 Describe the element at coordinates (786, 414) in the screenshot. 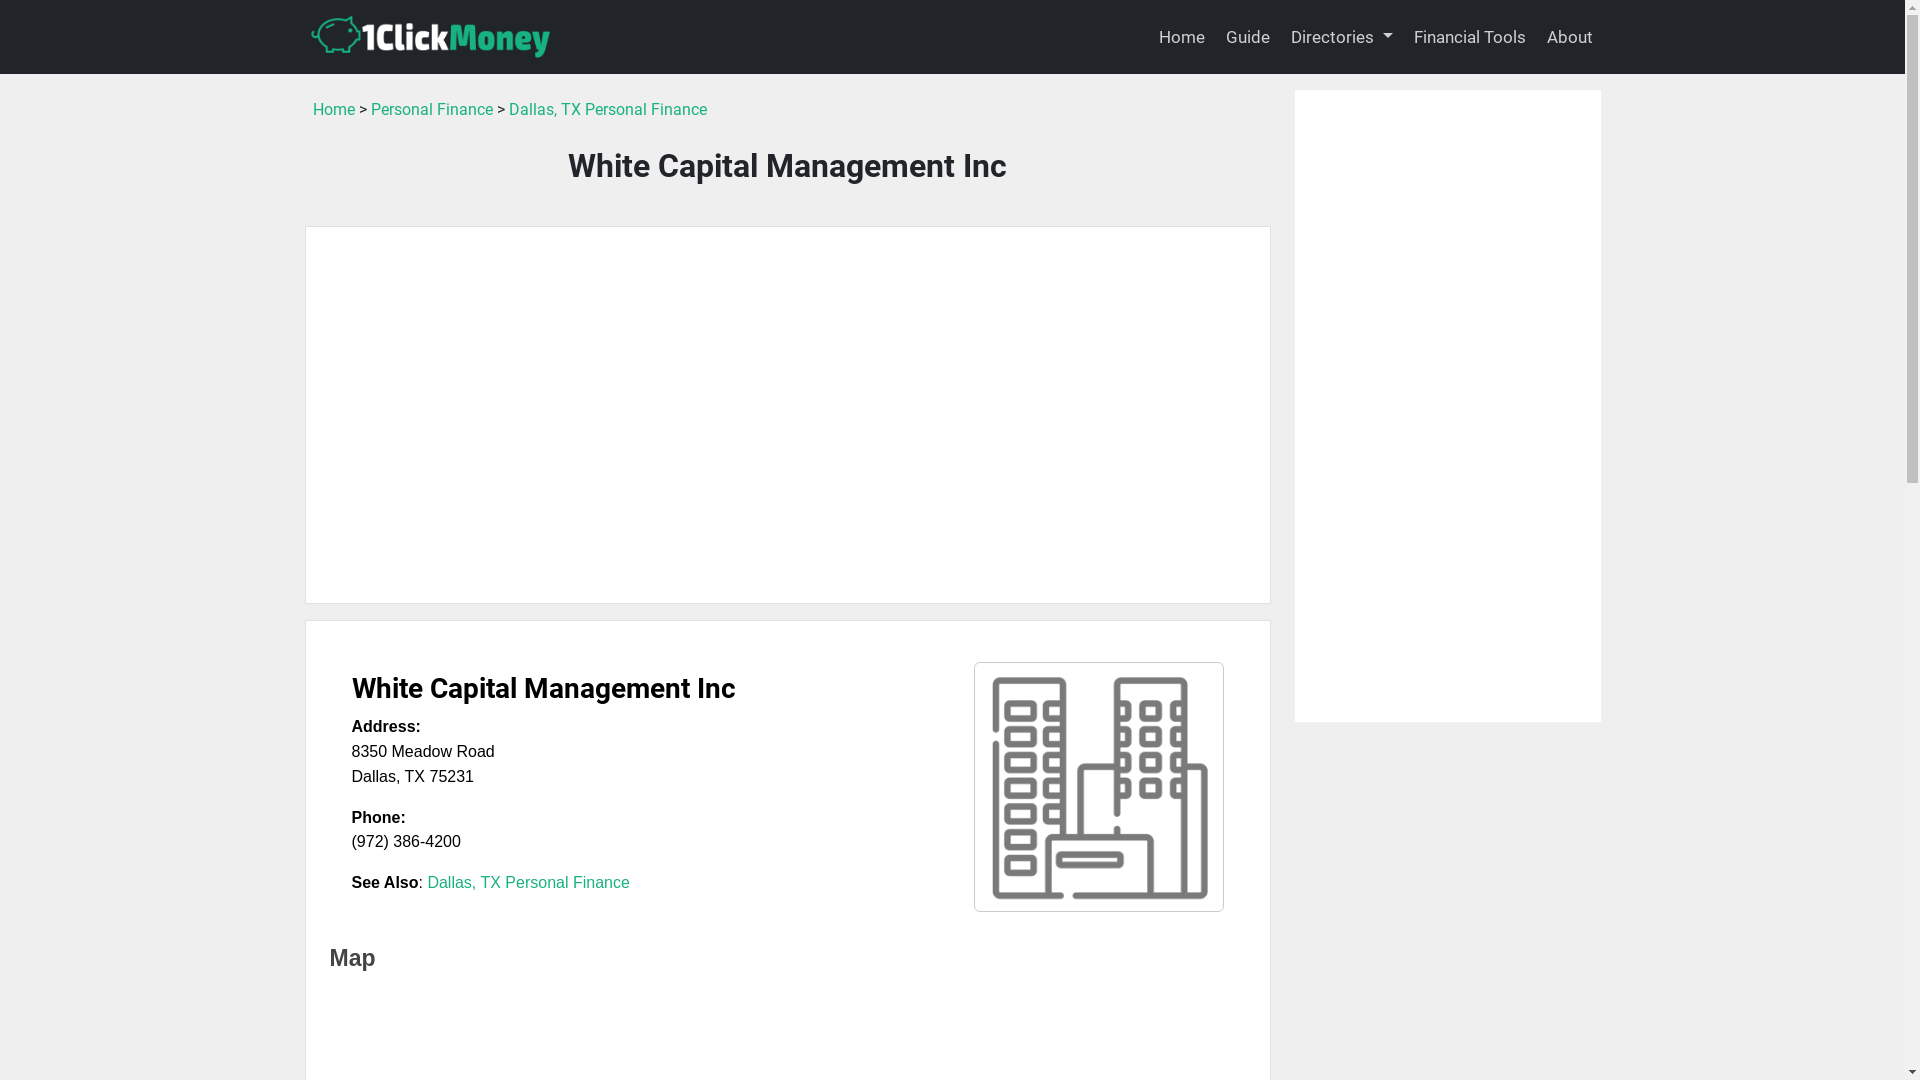

I see `'Advertisement'` at that location.